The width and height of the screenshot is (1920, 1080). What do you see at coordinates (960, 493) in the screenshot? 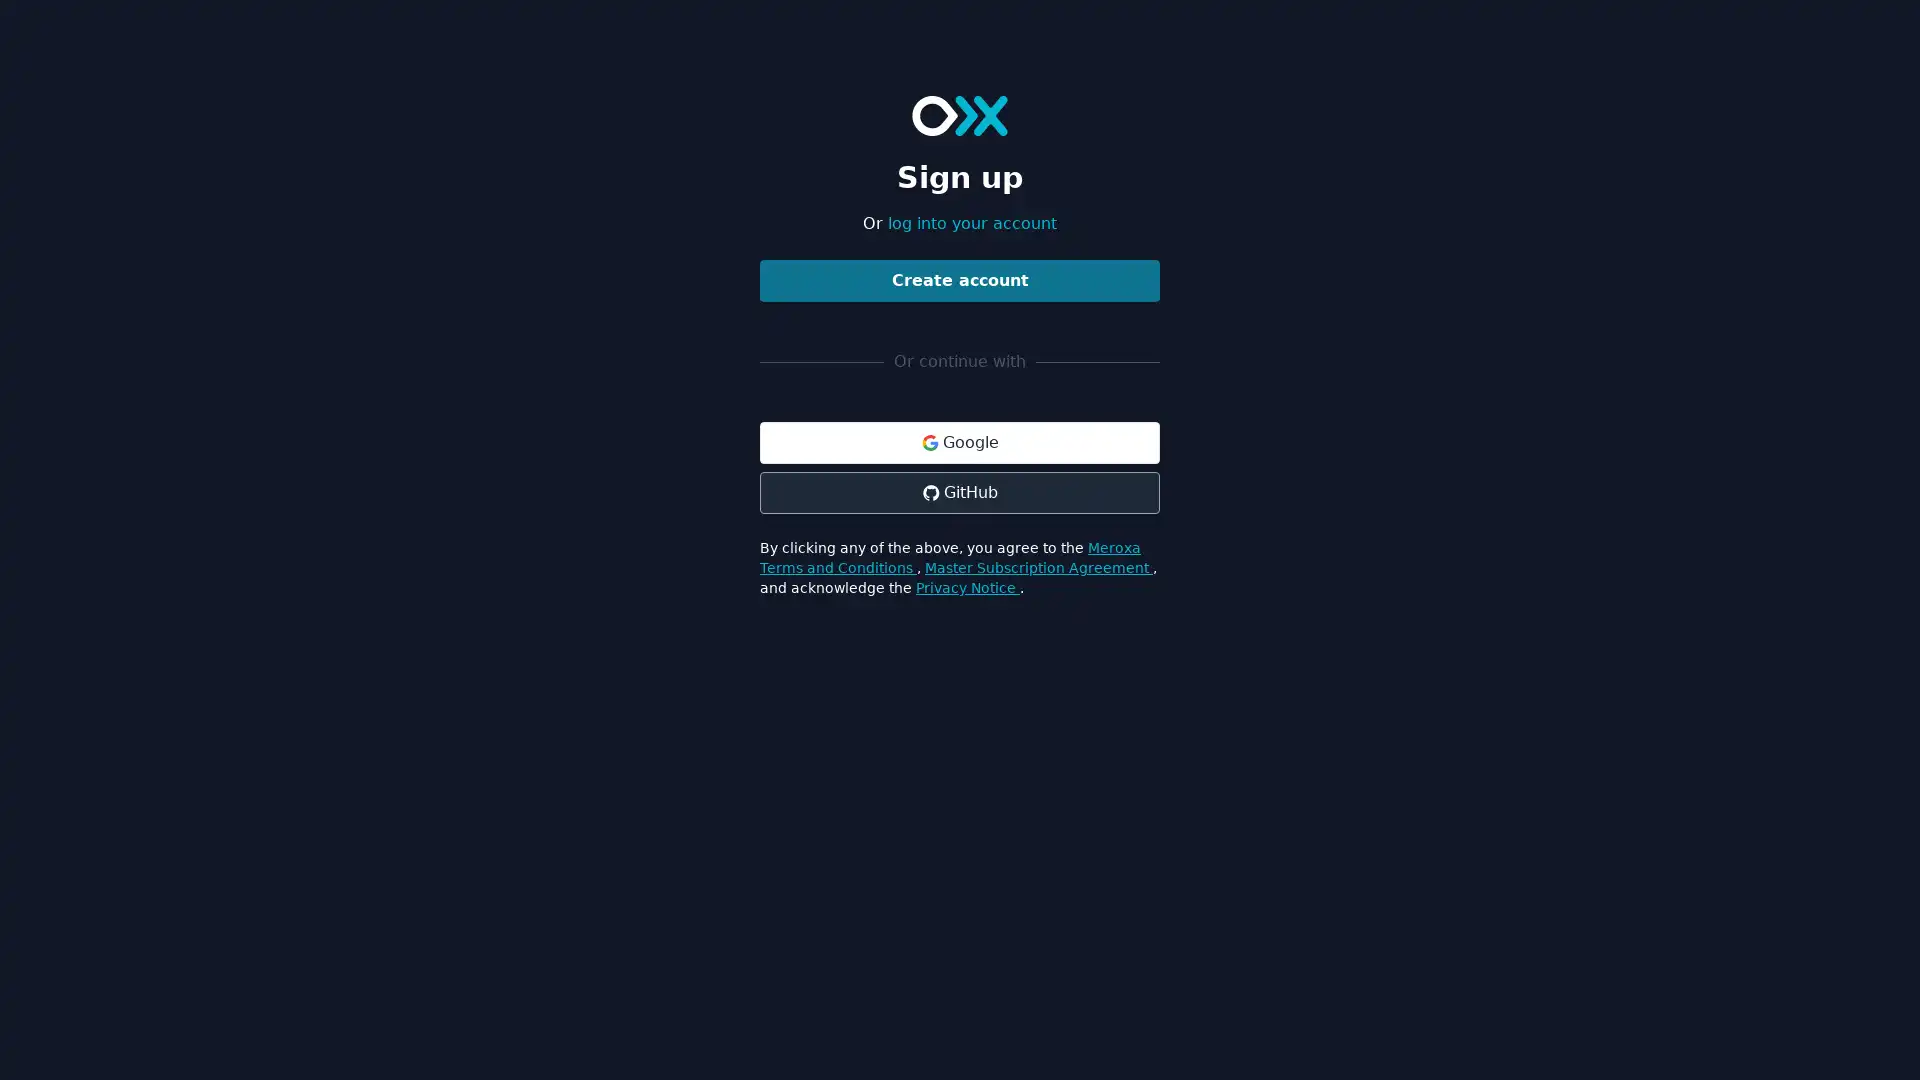
I see `GitHub GitHub` at bounding box center [960, 493].